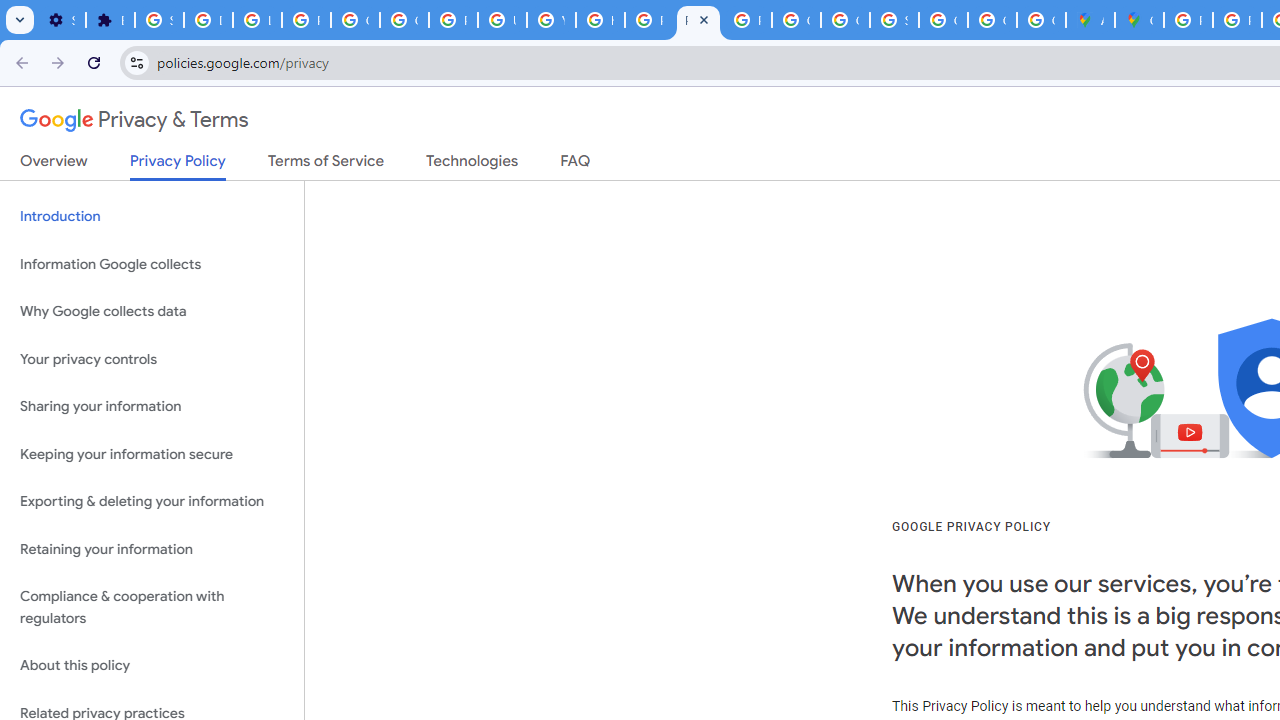 The width and height of the screenshot is (1280, 720). I want to click on 'Overview', so click(54, 164).